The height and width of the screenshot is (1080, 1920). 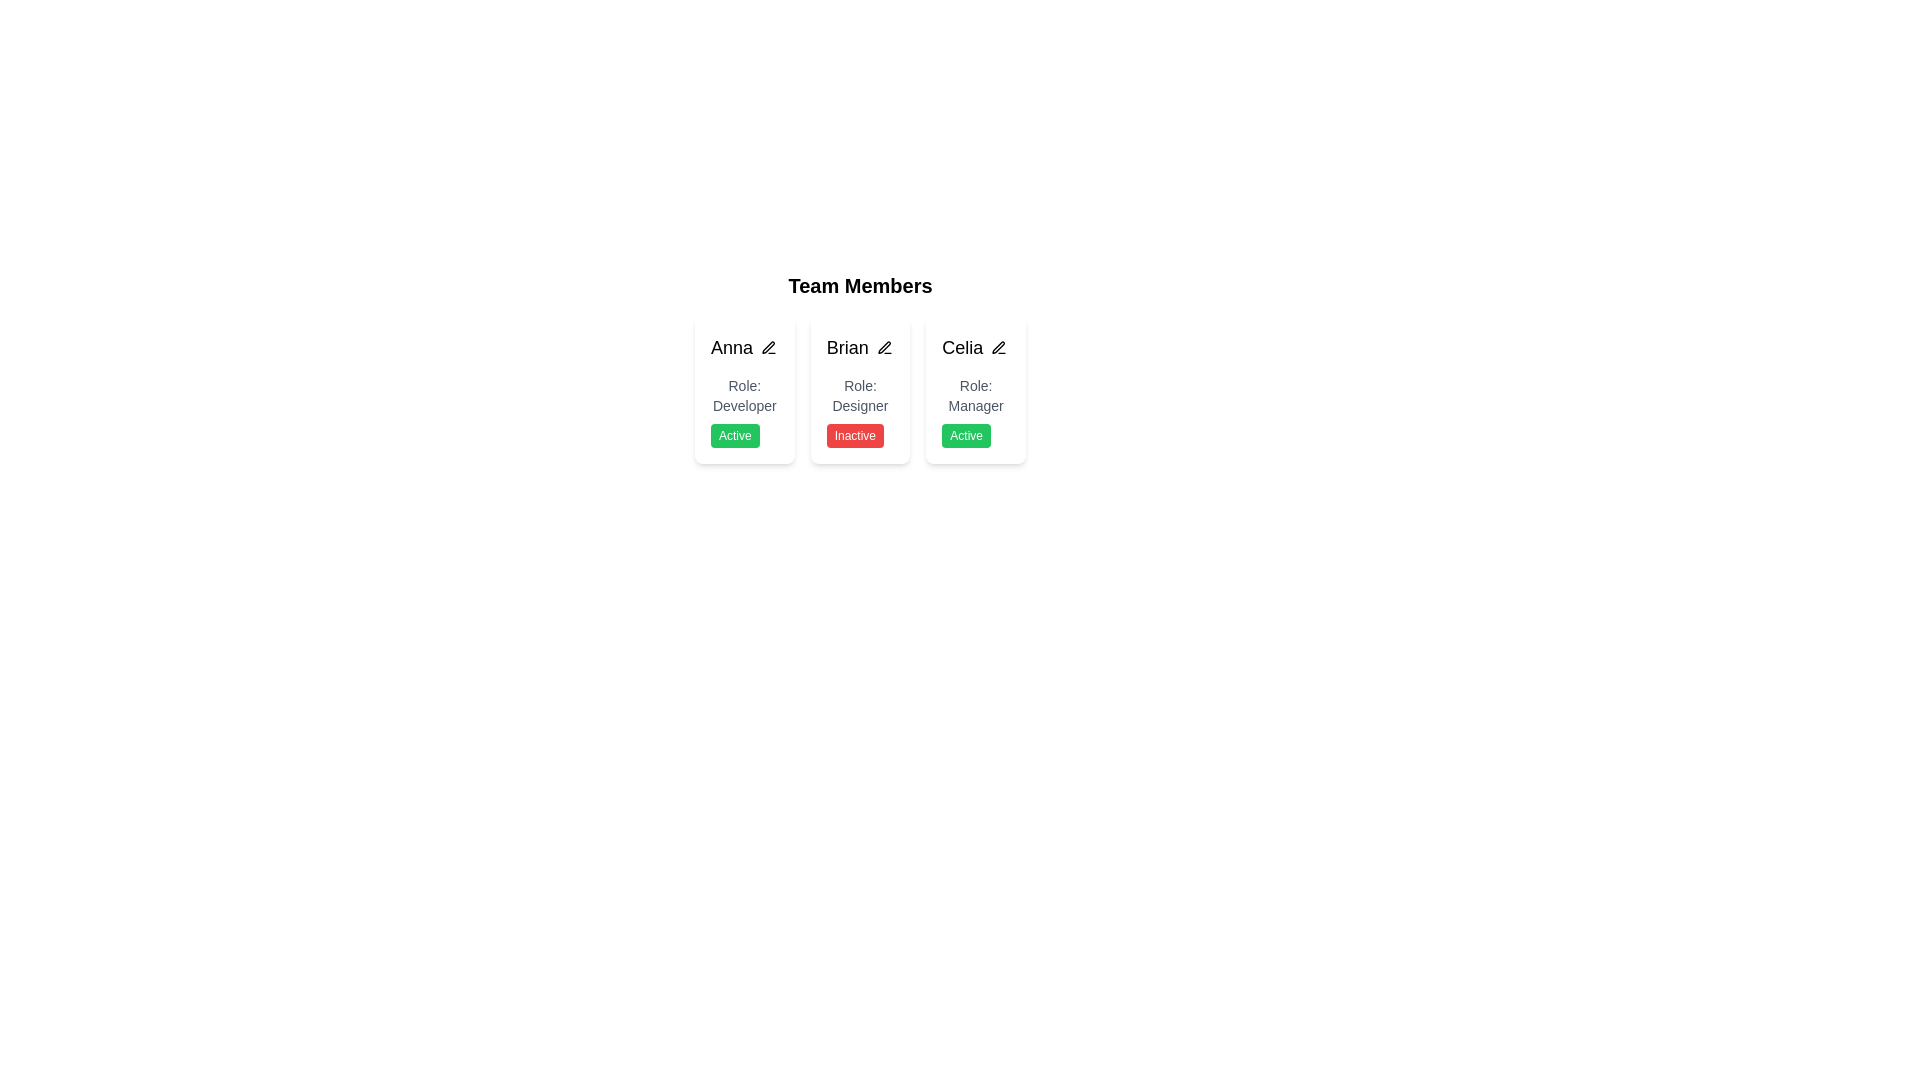 I want to click on the pen icon located to the far right of the name 'Brian' in the top section of the card labeled 'Brian', so click(x=883, y=346).